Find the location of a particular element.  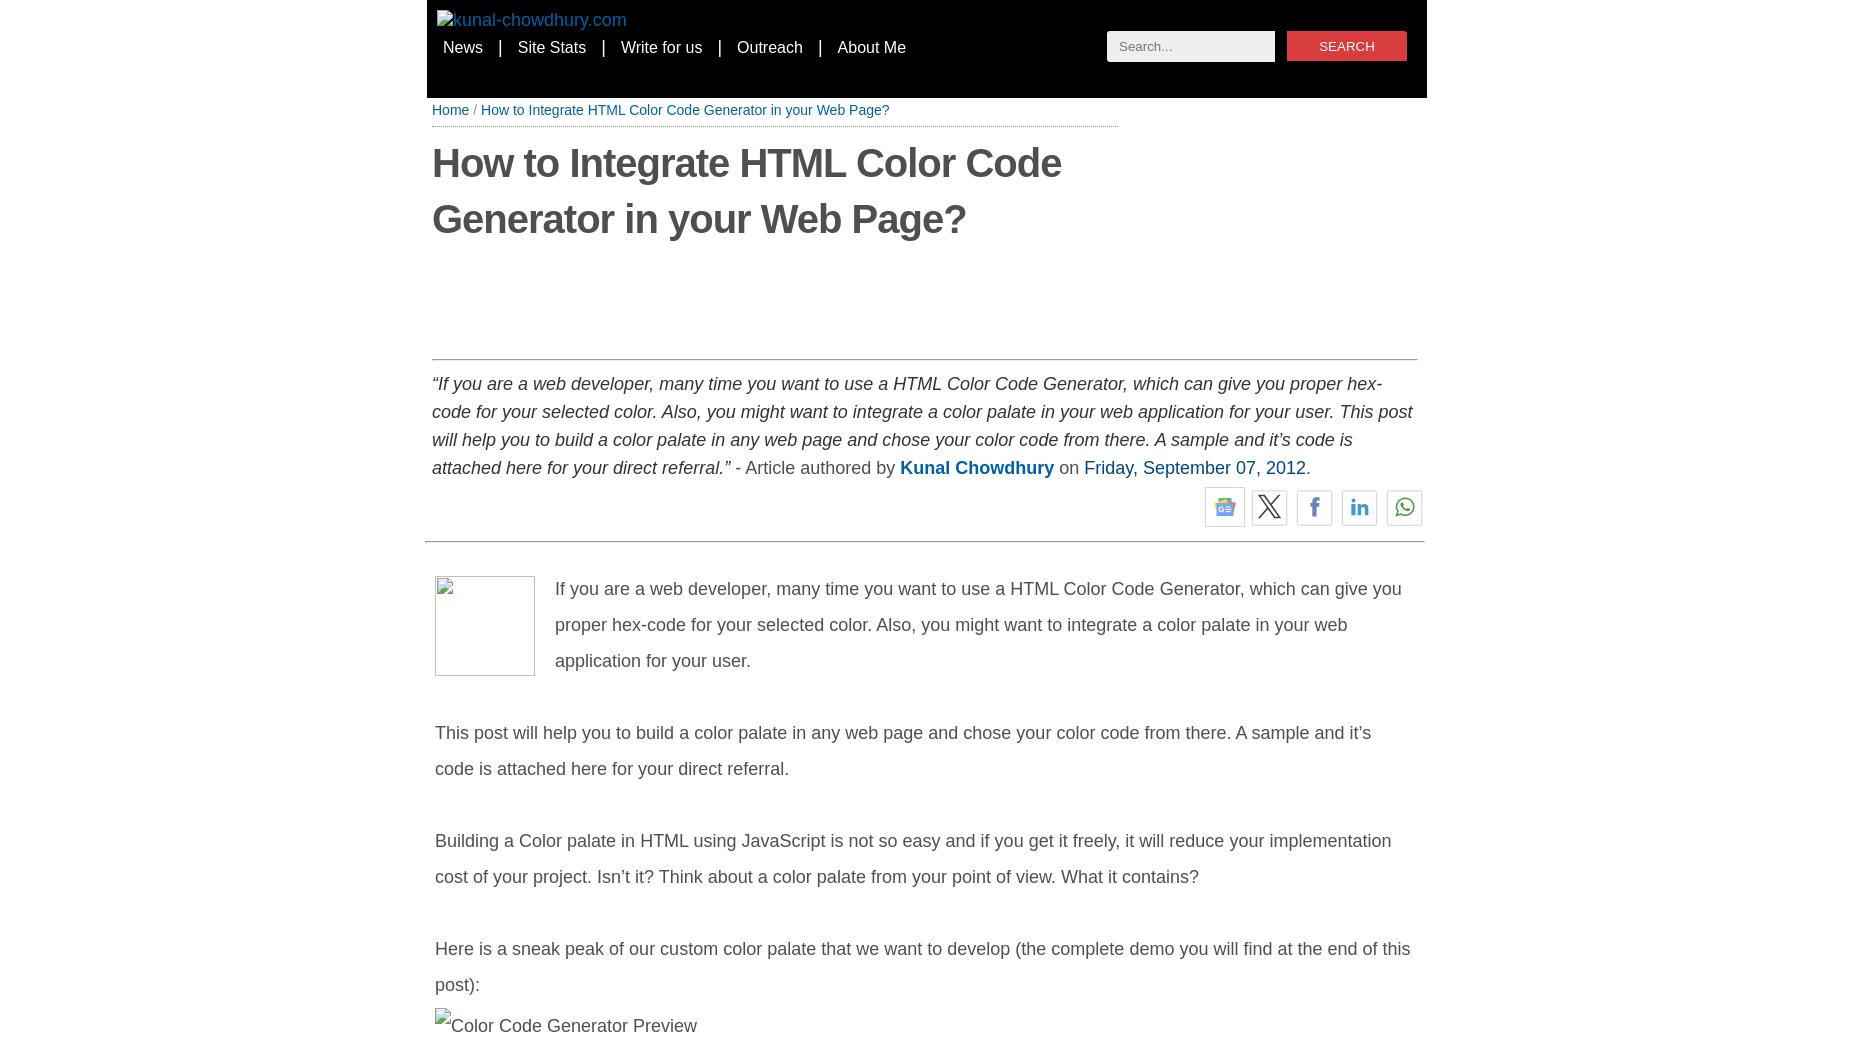

'Here is a sneak peak of our custom color palate that we want to develop (the complete demo you will find at the end of this post):' is located at coordinates (433, 966).